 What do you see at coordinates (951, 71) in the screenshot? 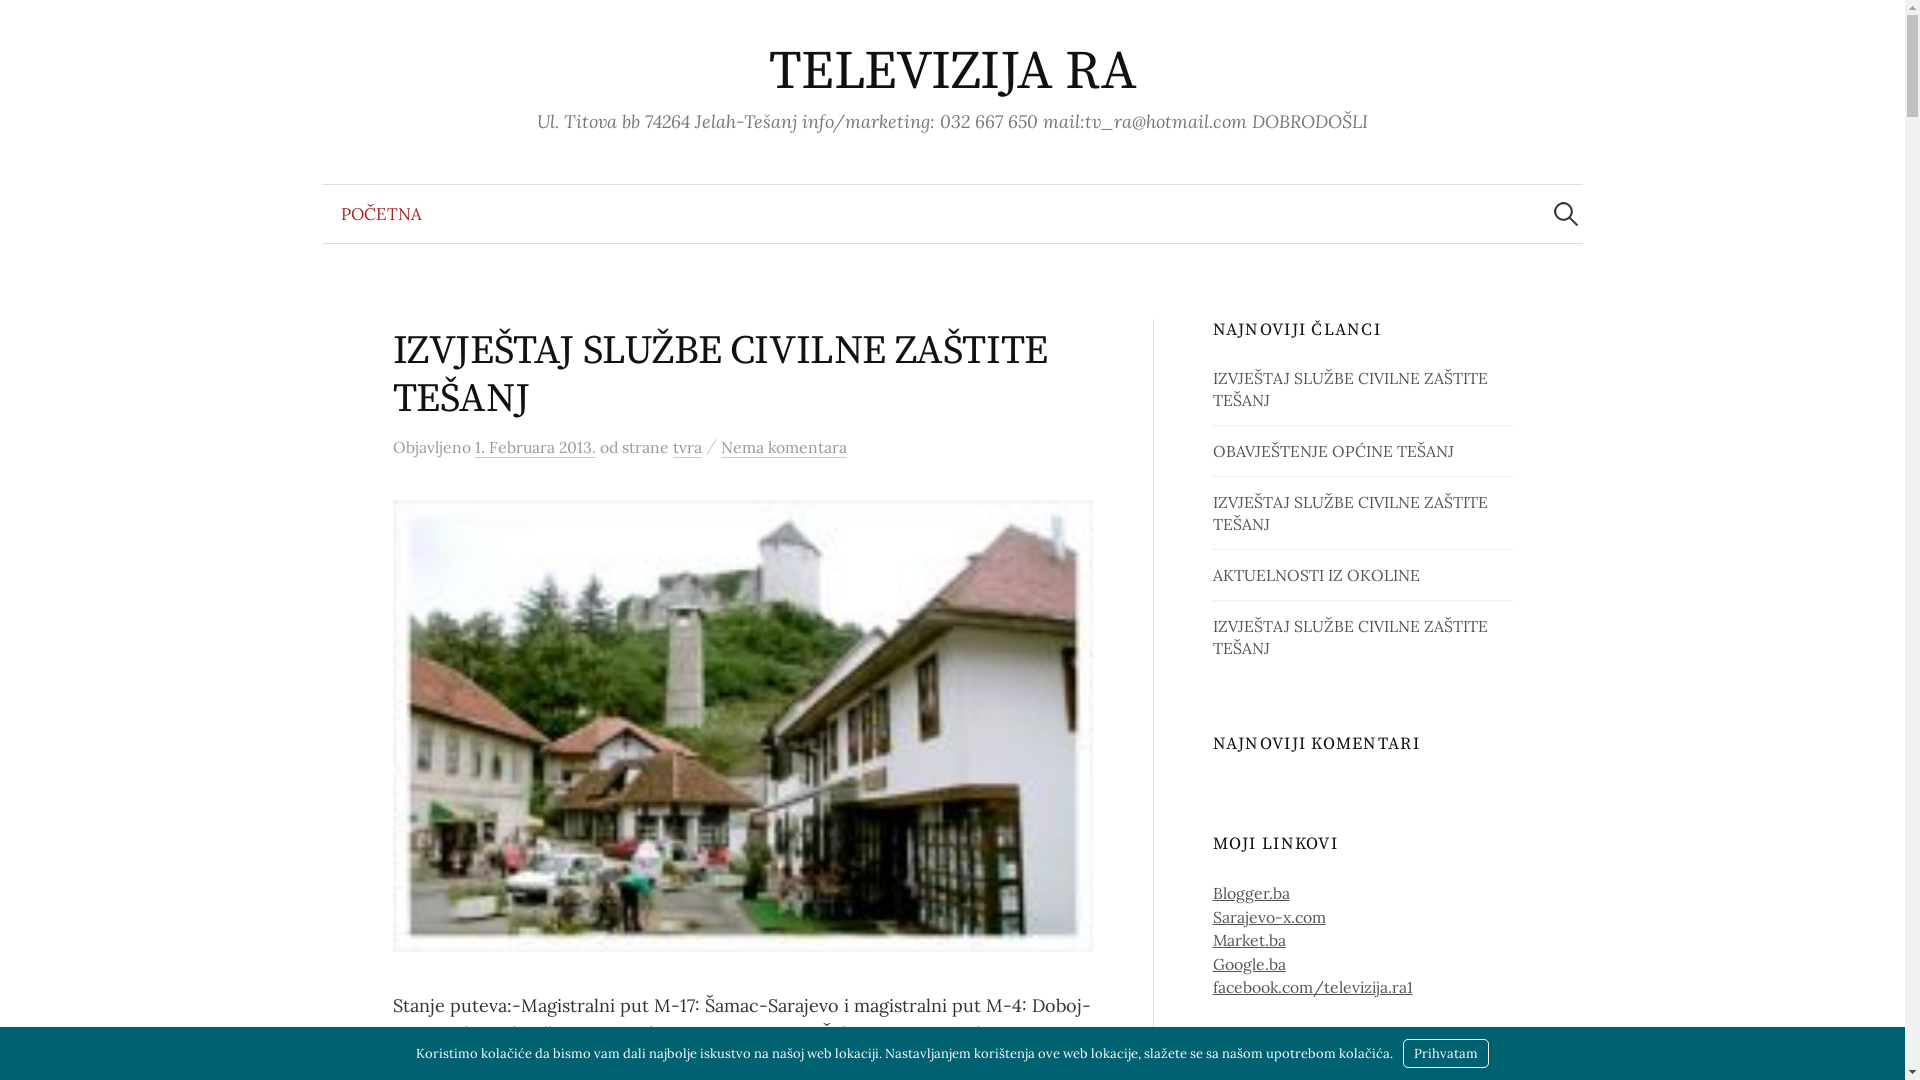
I see `'TELEVIZIJA RA'` at bounding box center [951, 71].